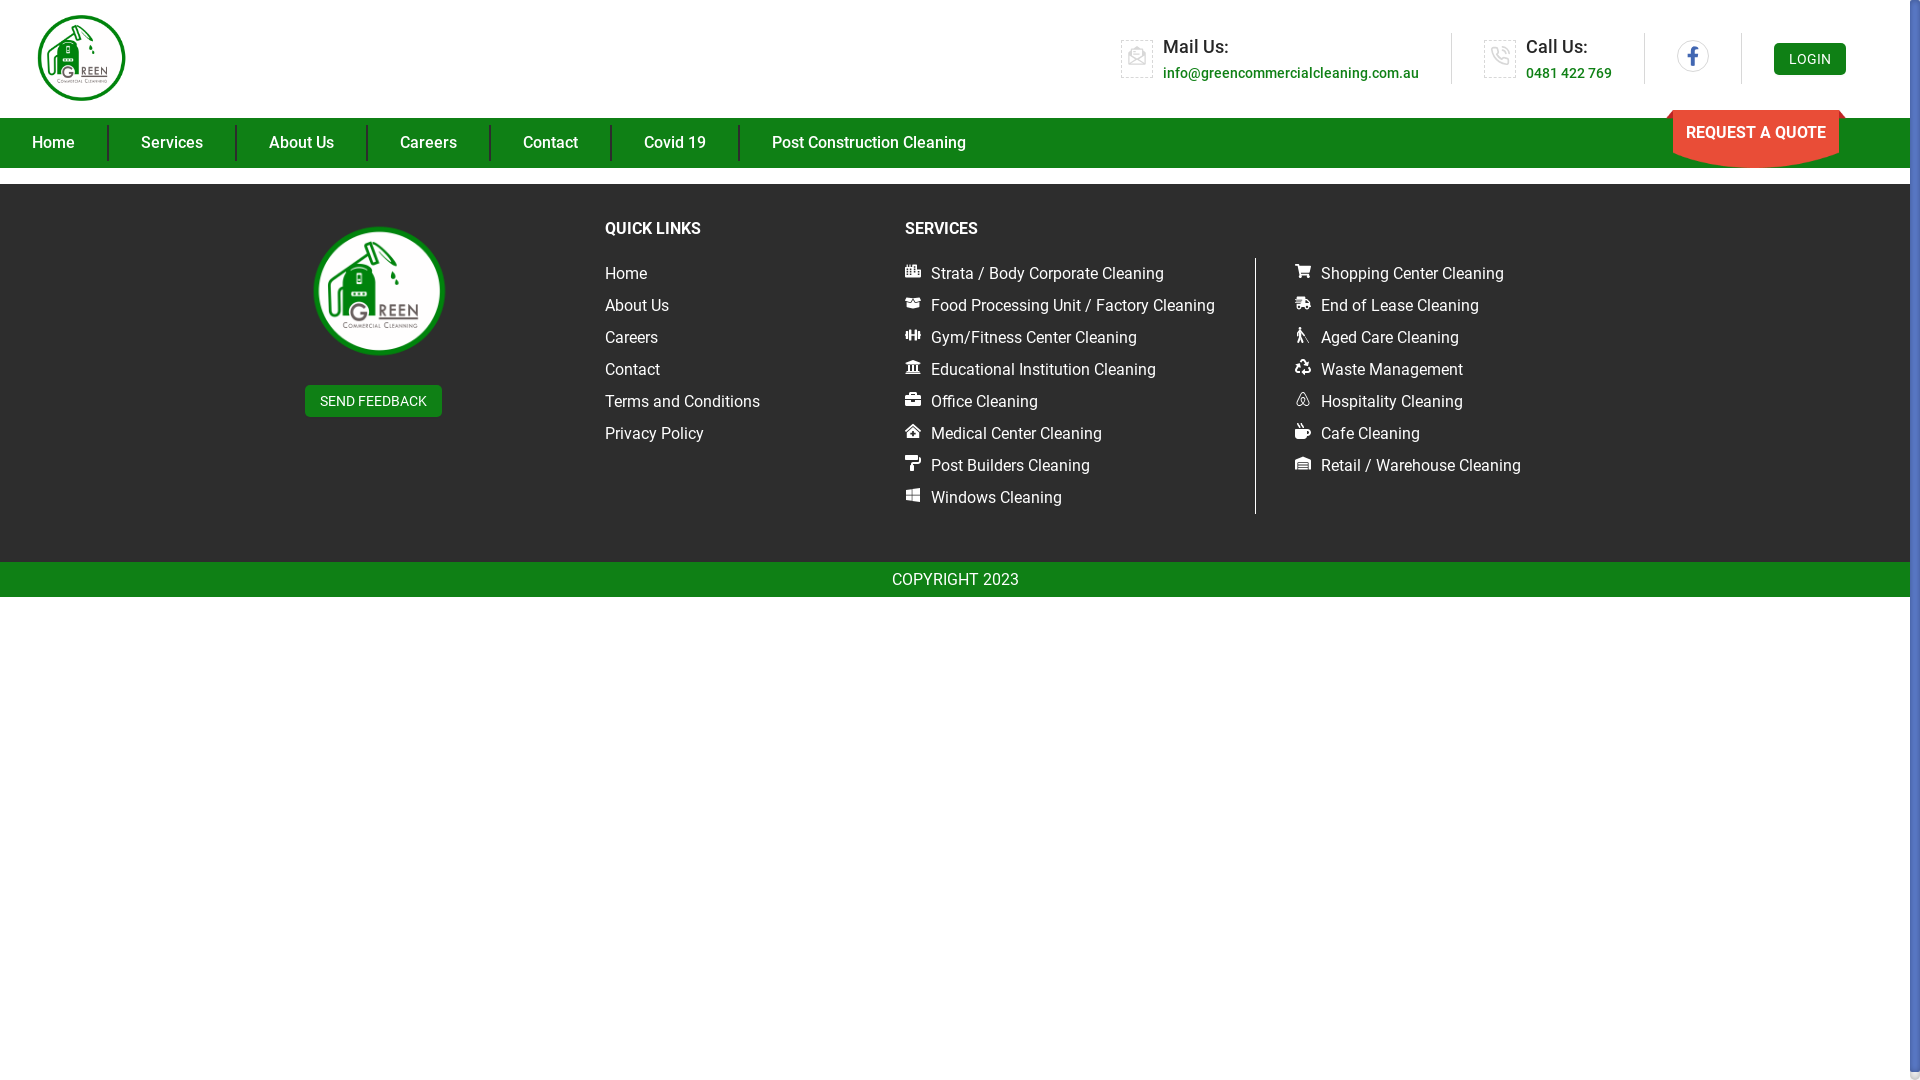 The width and height of the screenshot is (1920, 1080). I want to click on 'Privacy Policy', so click(654, 432).